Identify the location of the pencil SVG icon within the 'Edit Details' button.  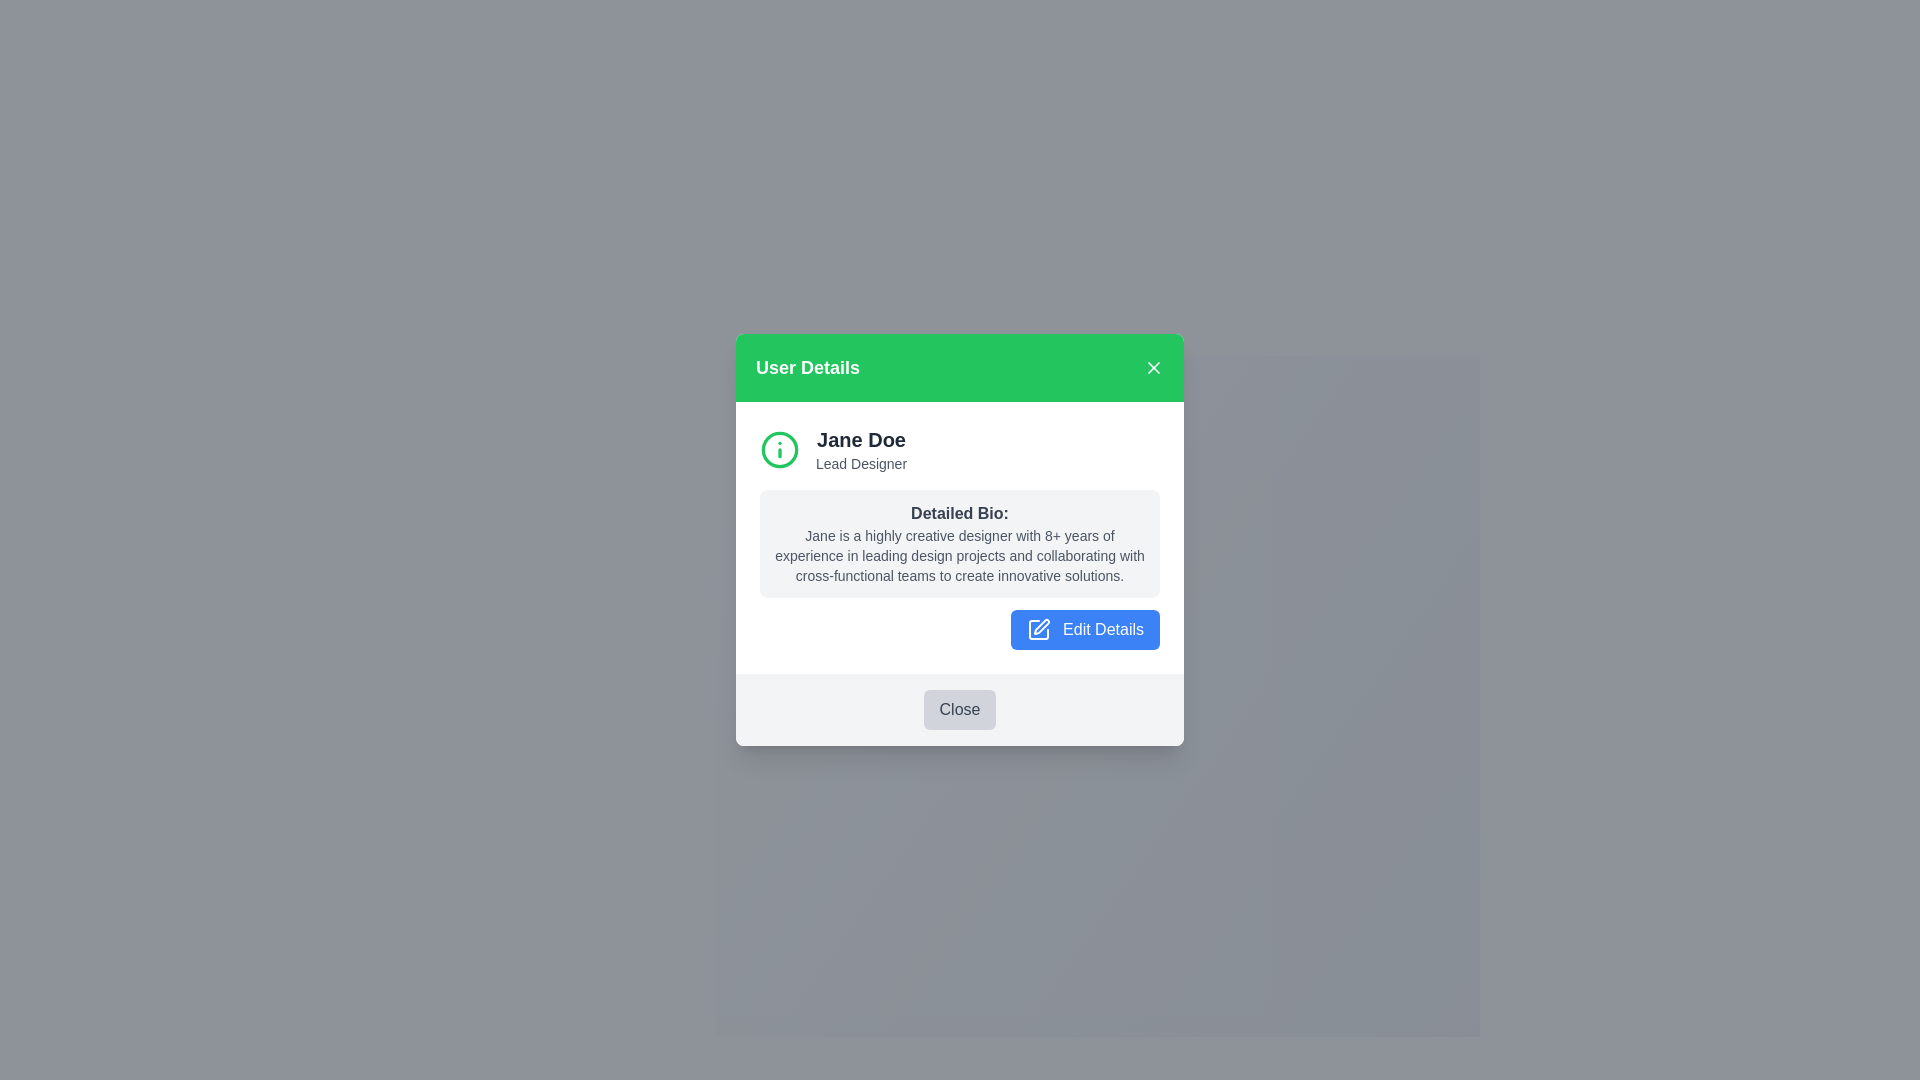
(1038, 630).